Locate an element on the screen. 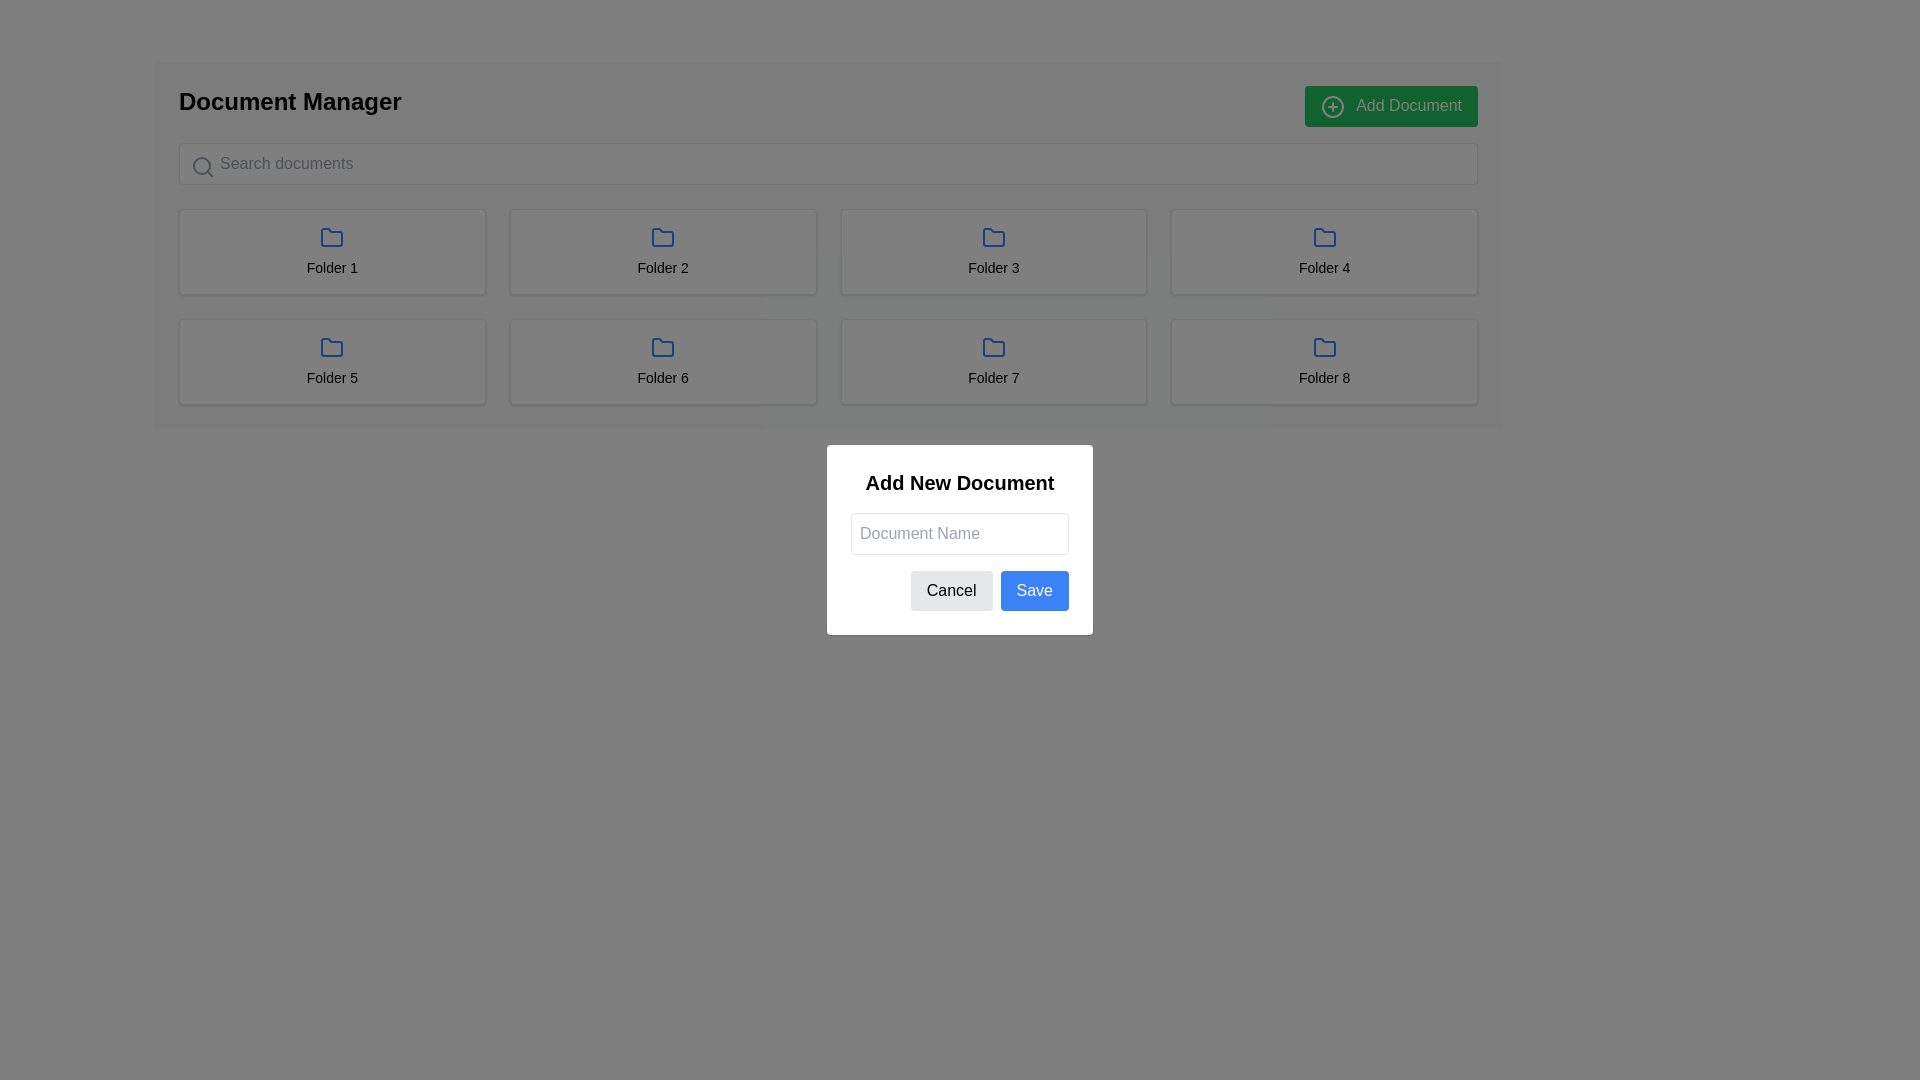 The image size is (1920, 1080). the 'Cancel' button located at the bottom-left of the pop-up modal is located at coordinates (950, 589).